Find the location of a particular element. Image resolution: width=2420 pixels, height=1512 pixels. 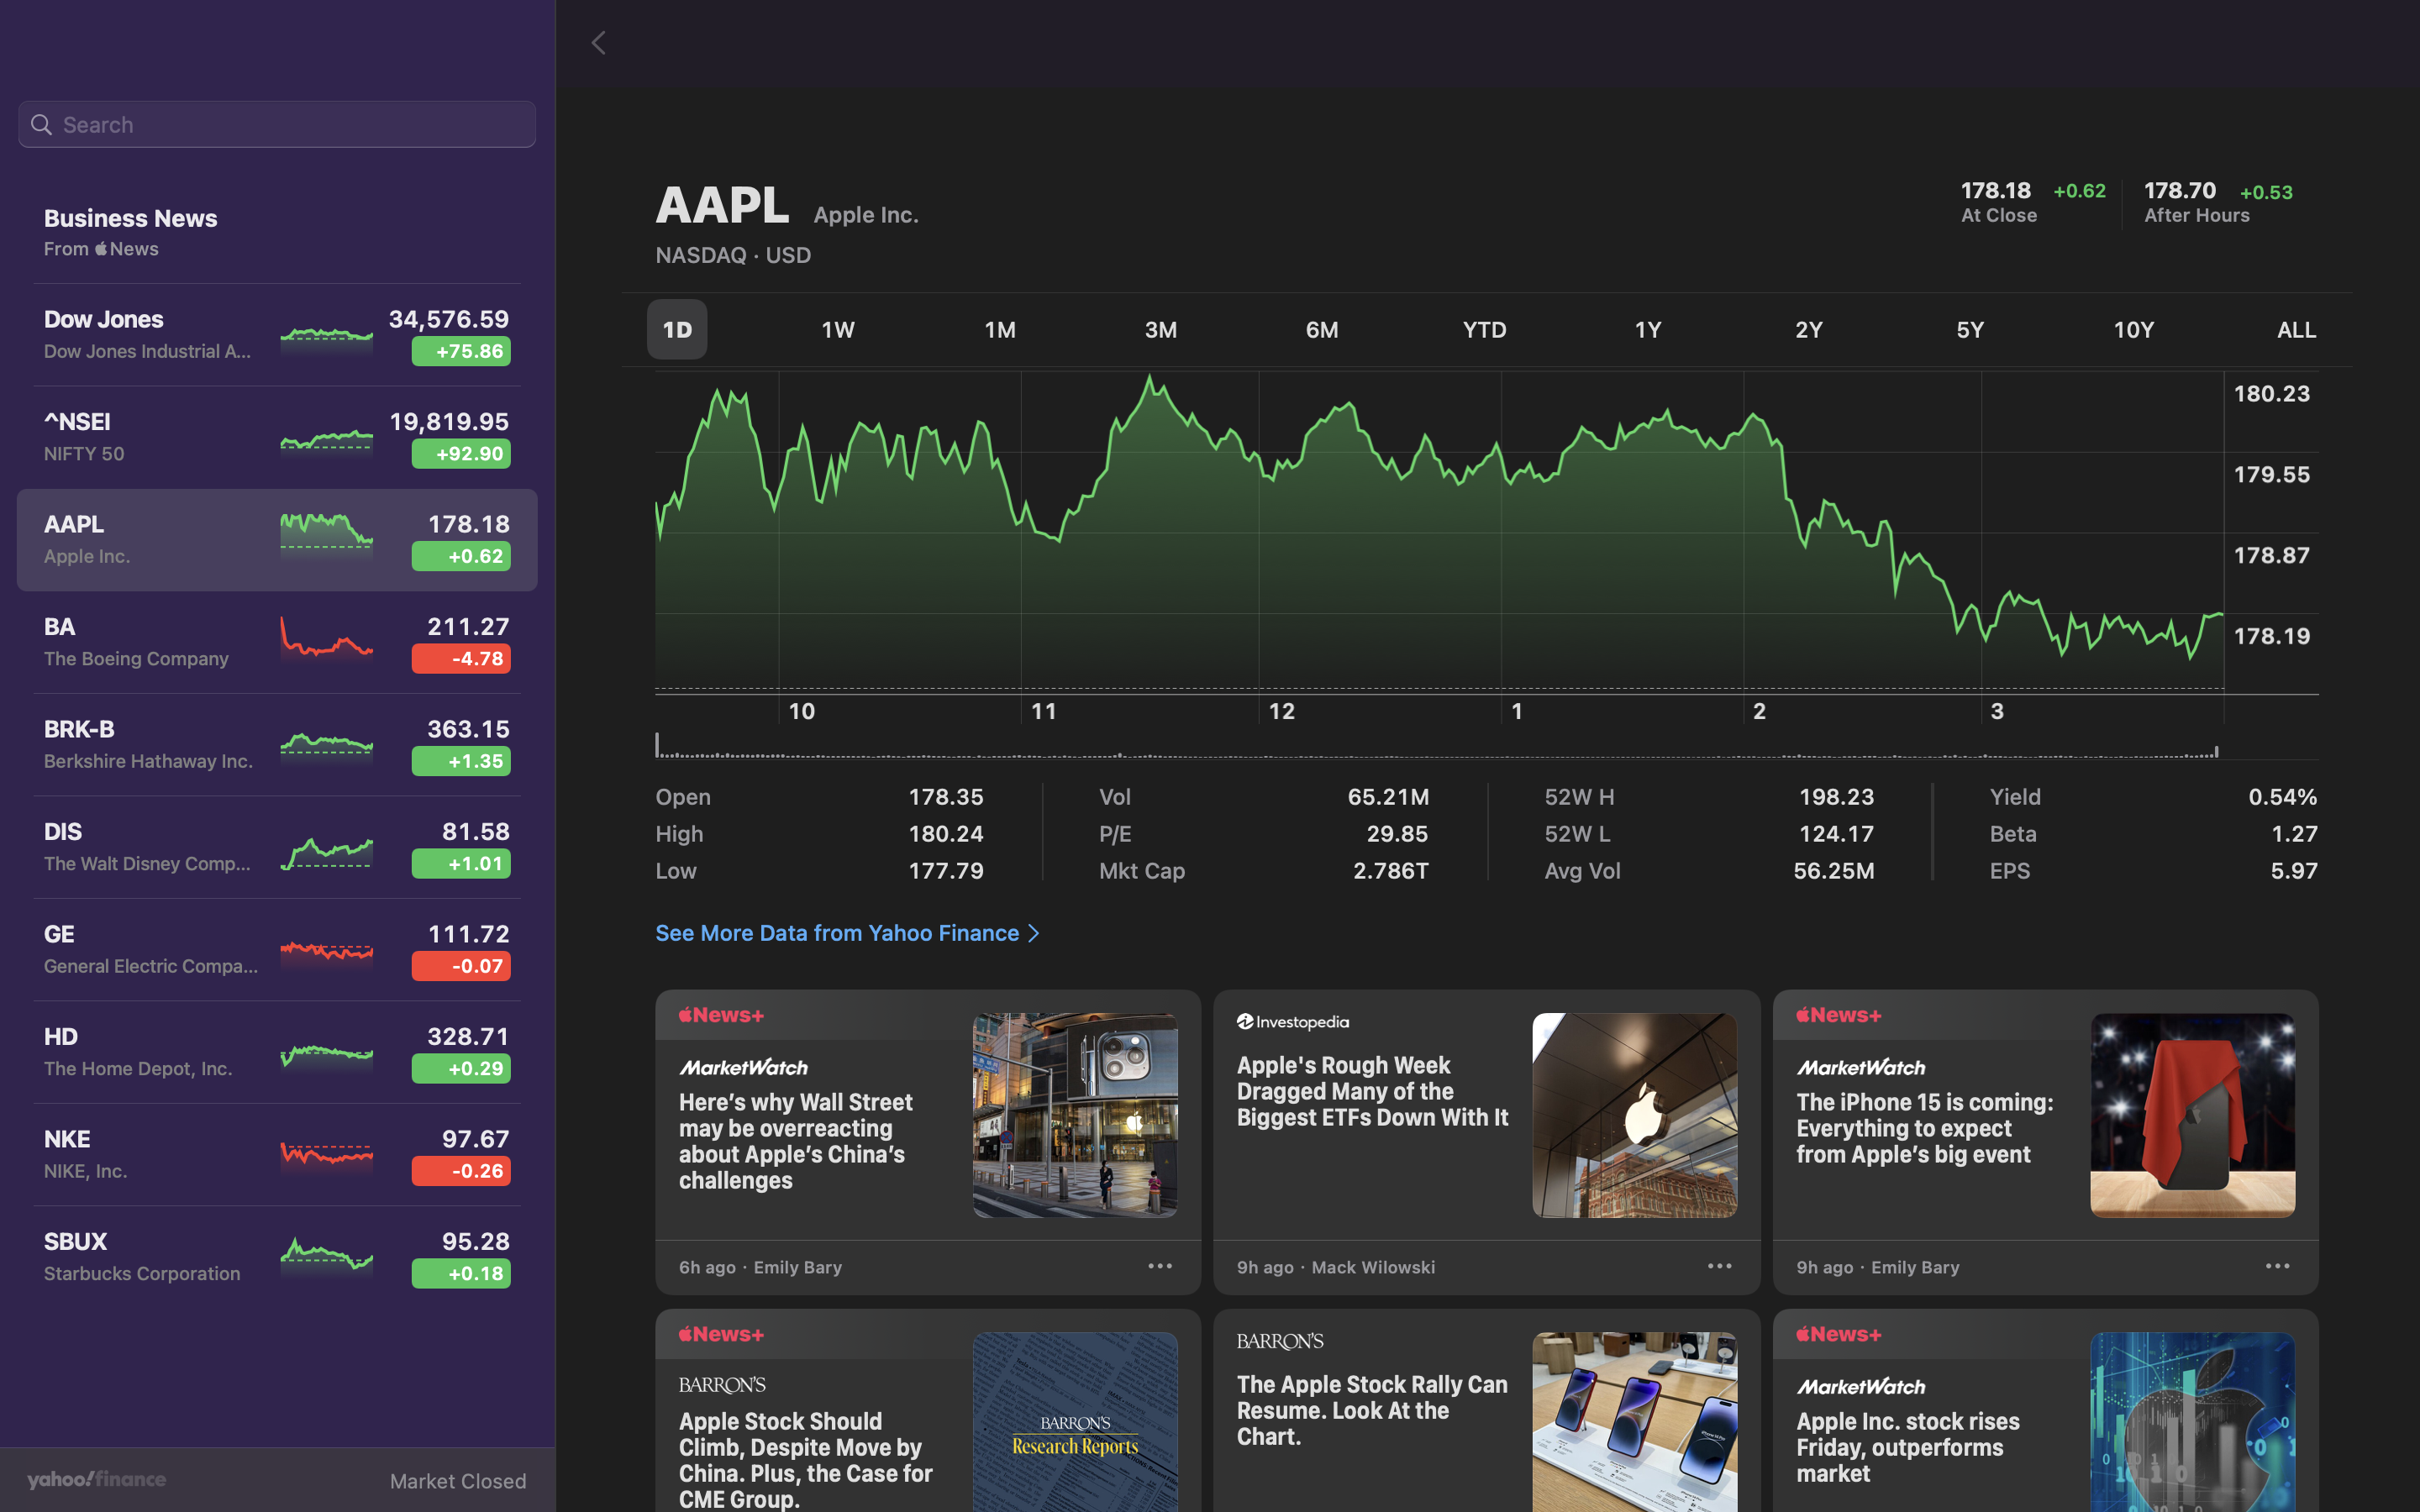

Interact with the "three dots" symbol to see more actions is located at coordinates (2276, 1269).